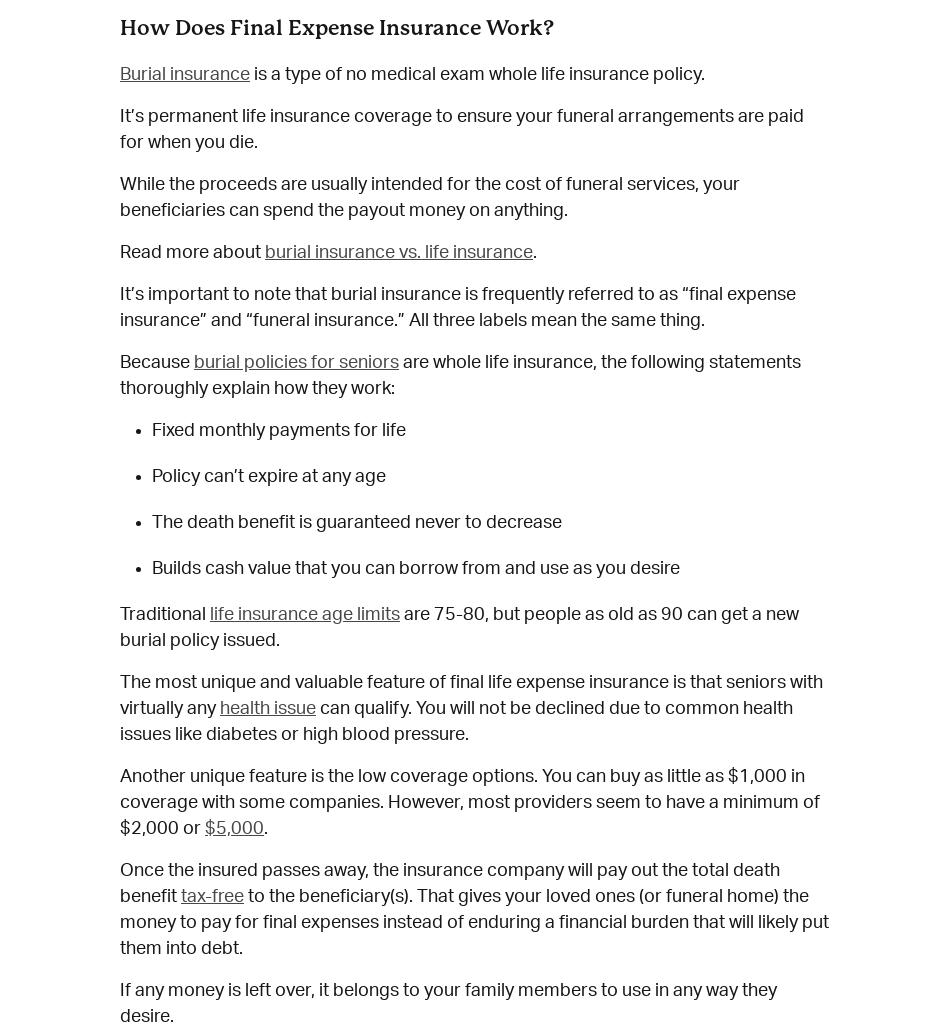 Image resolution: width=950 pixels, height=1034 pixels. What do you see at coordinates (398, 251) in the screenshot?
I see `'burial insurance vs. life insurance'` at bounding box center [398, 251].